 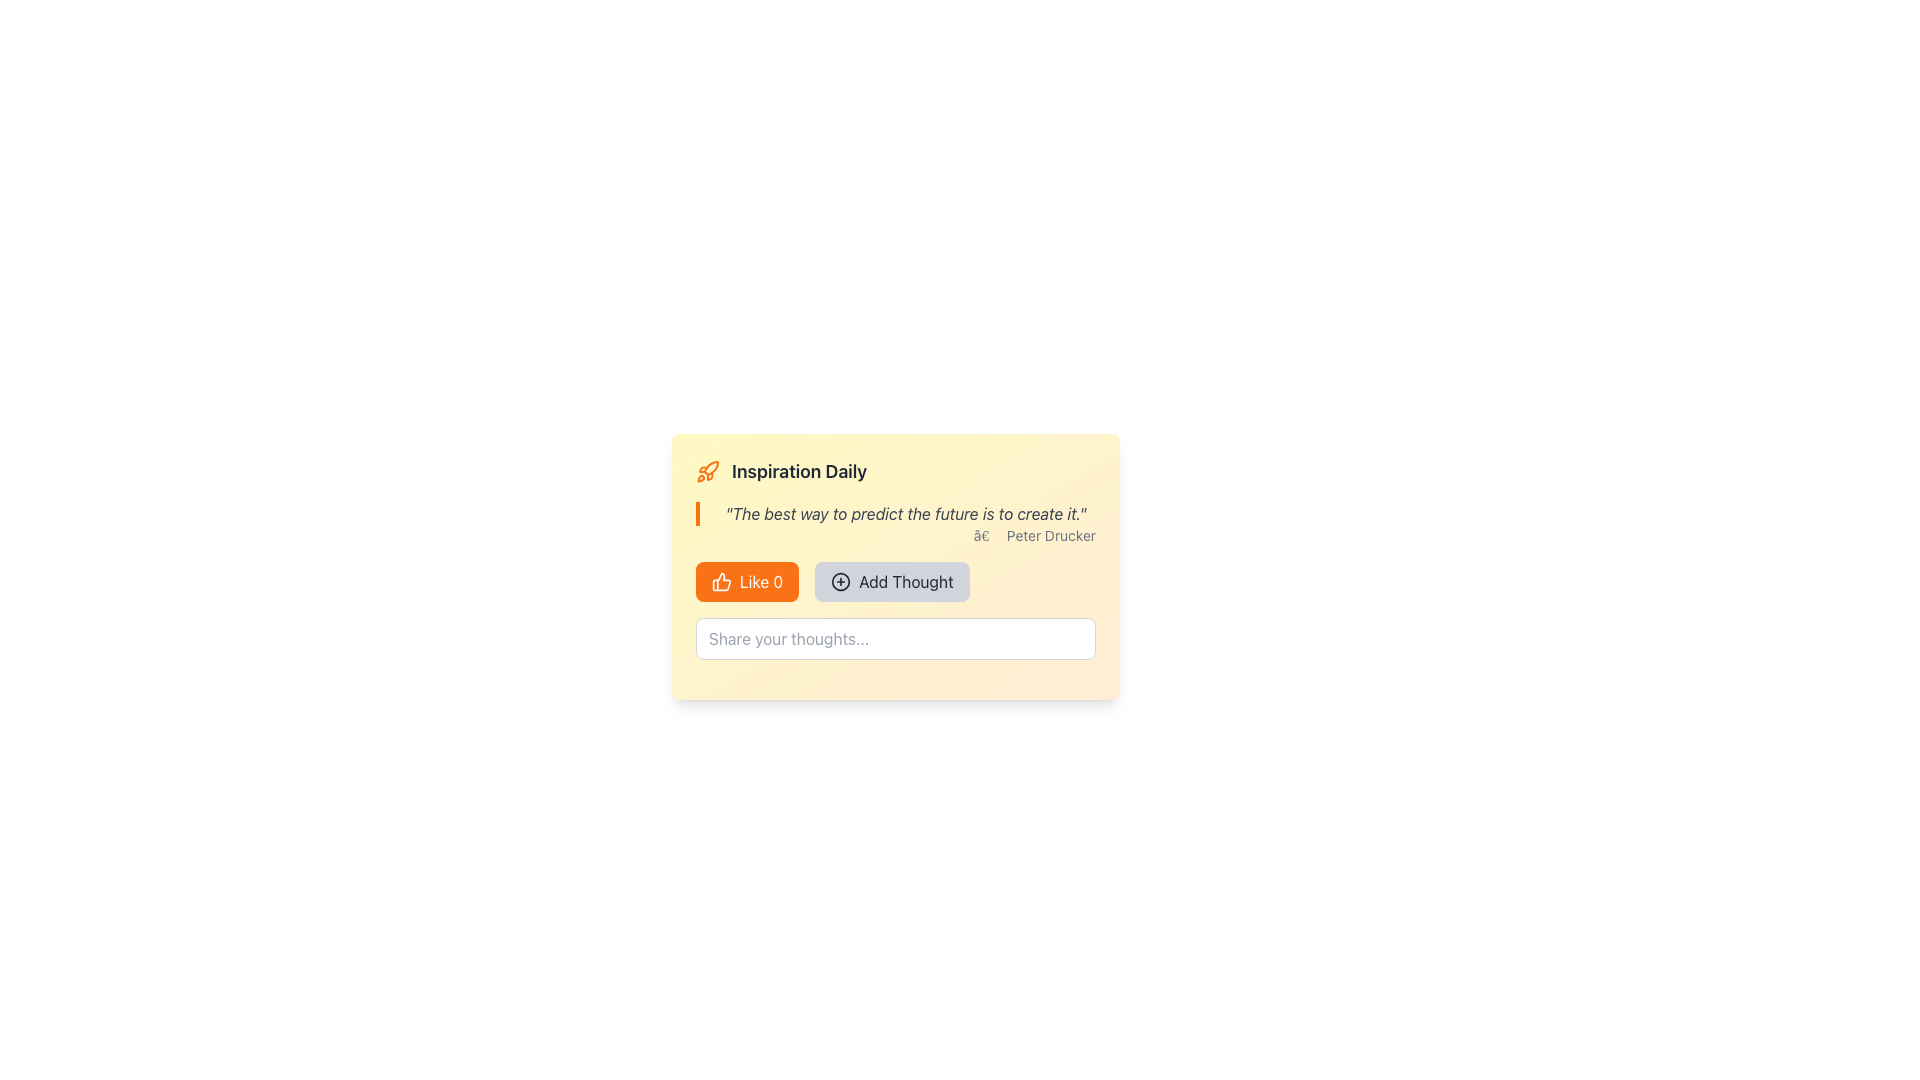 What do you see at coordinates (746, 582) in the screenshot?
I see `the 'Like 0' button with a thumbs-up icon, which has a vibrant orange background and is located to the left of the 'Add Thought' button in the horizontal button group at the bottom of the 'Inspiration Daily' card` at bounding box center [746, 582].